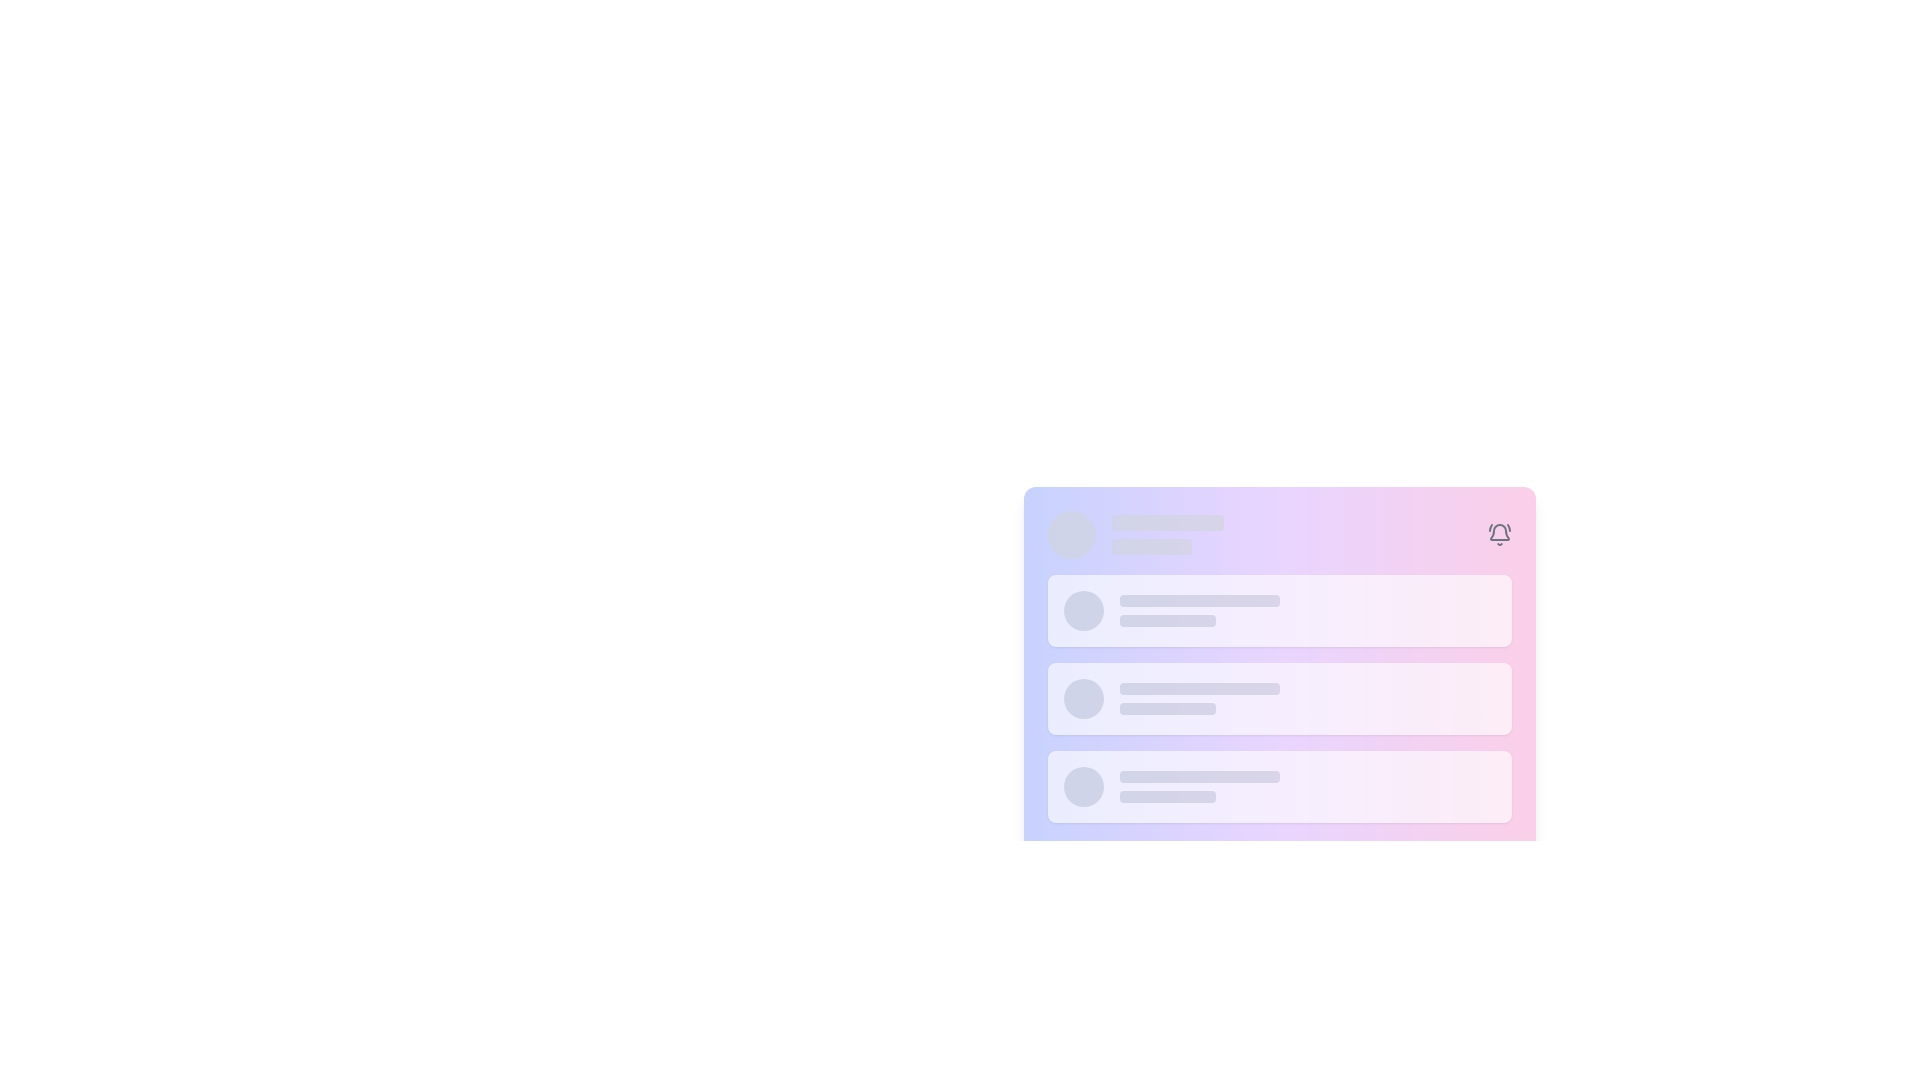 The image size is (1920, 1080). What do you see at coordinates (1499, 534) in the screenshot?
I see `the notification center icon located at the upper-right corner of the panel with a gradient purple-pink background` at bounding box center [1499, 534].